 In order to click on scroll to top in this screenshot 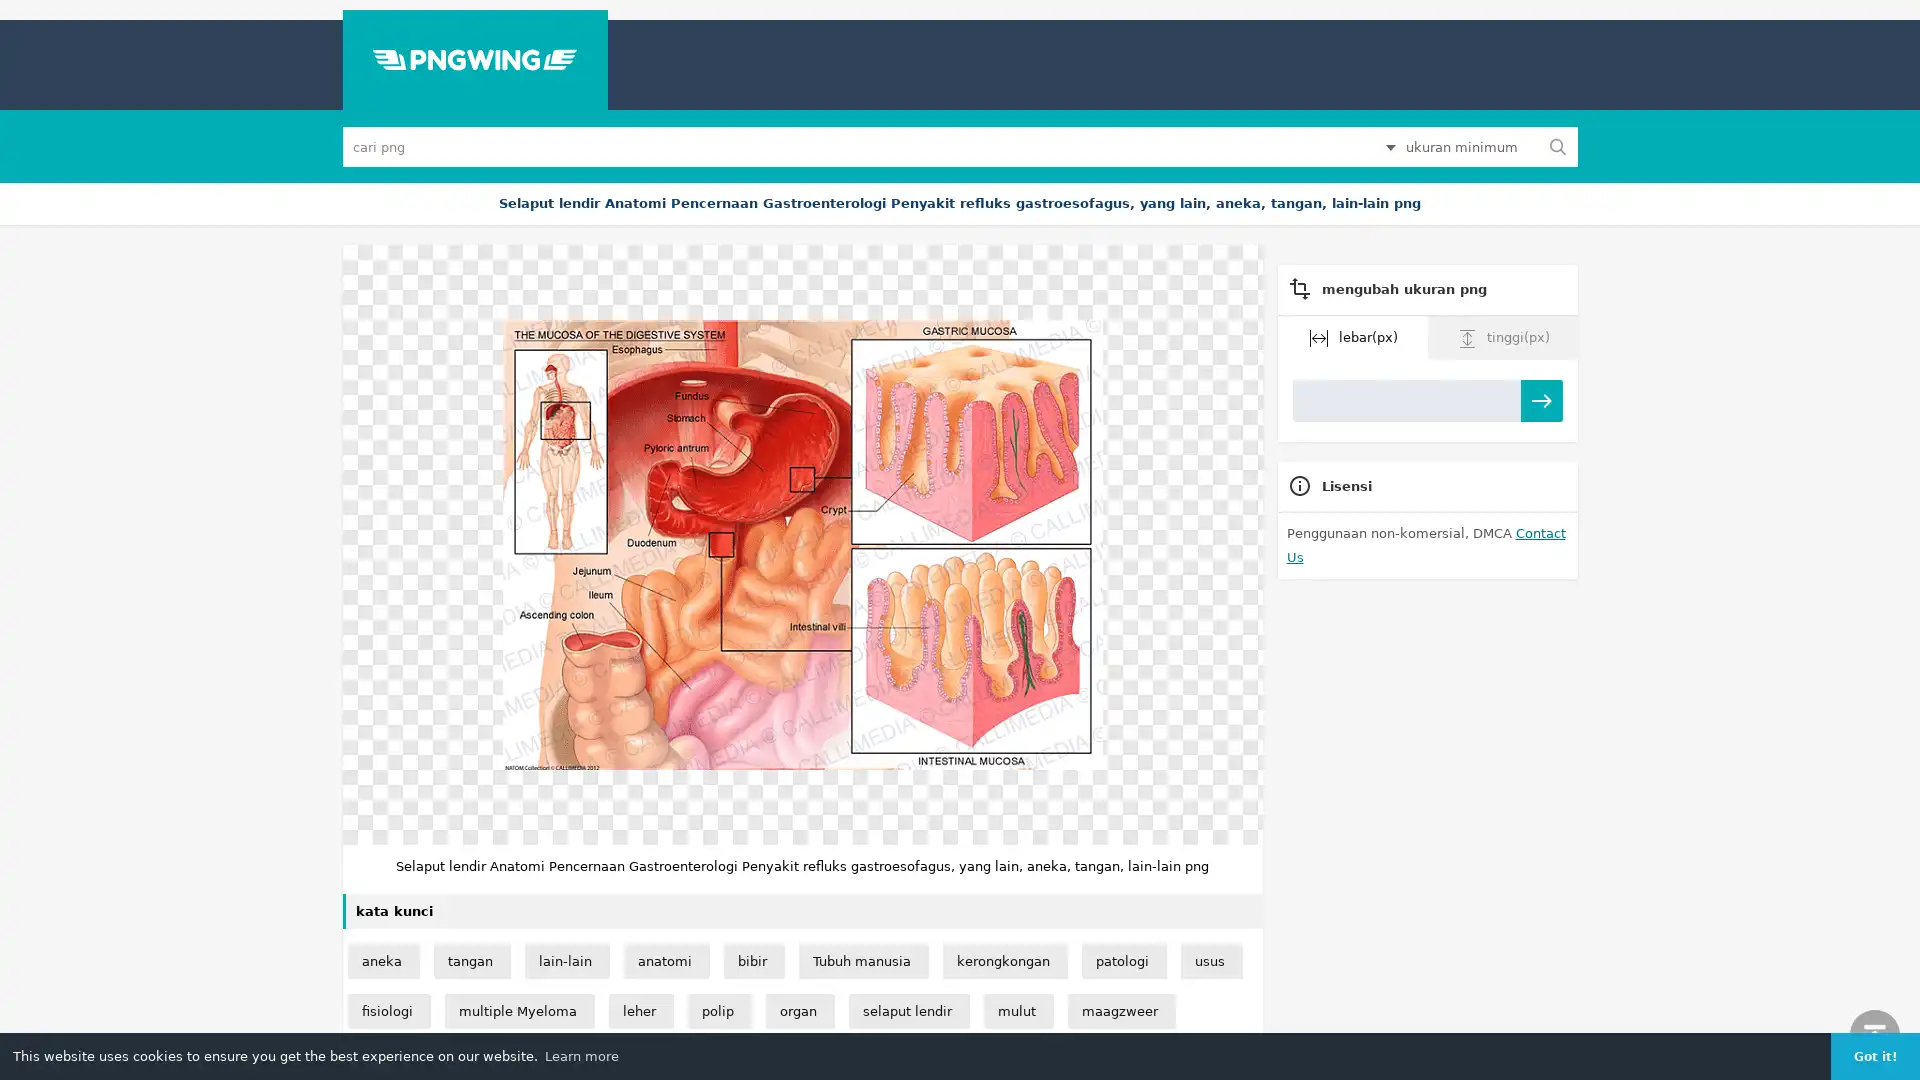, I will do `click(1874, 1034)`.